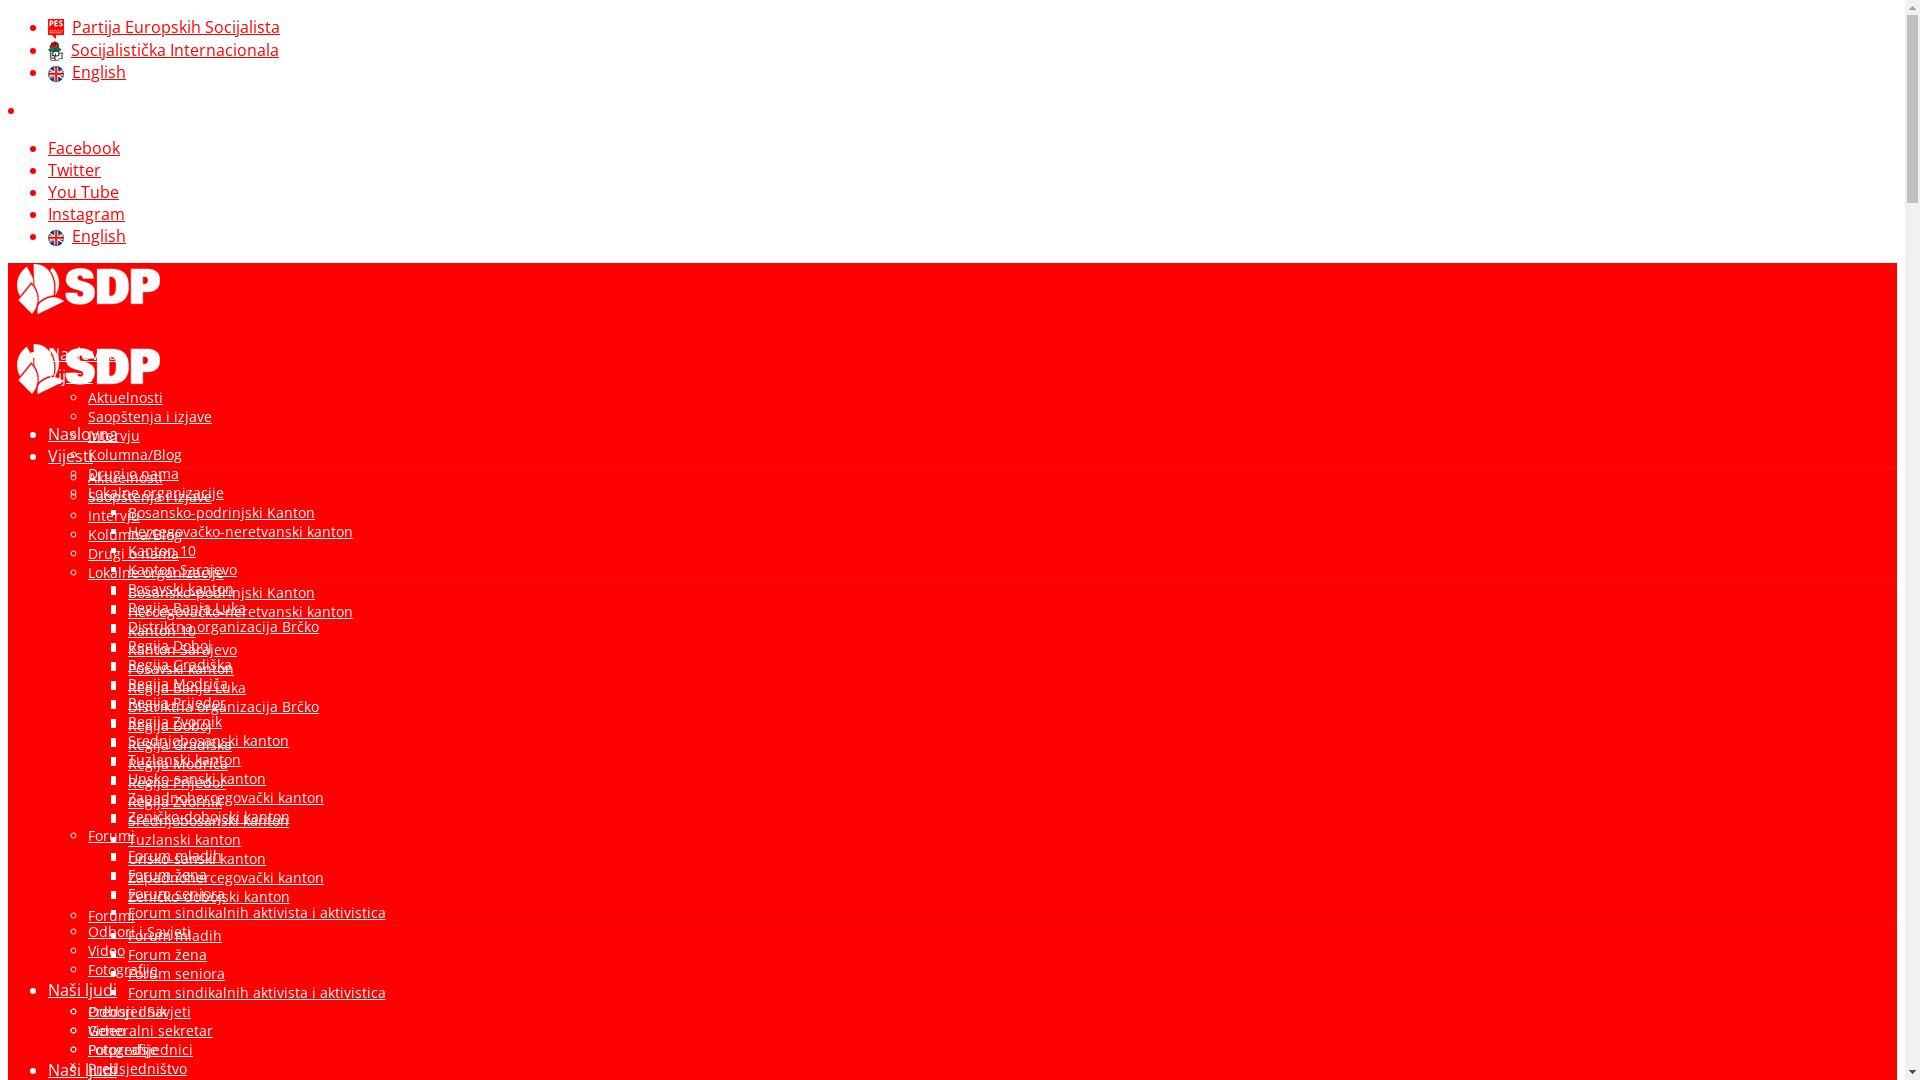  I want to click on 'Odbori i Savjeti', so click(138, 931).